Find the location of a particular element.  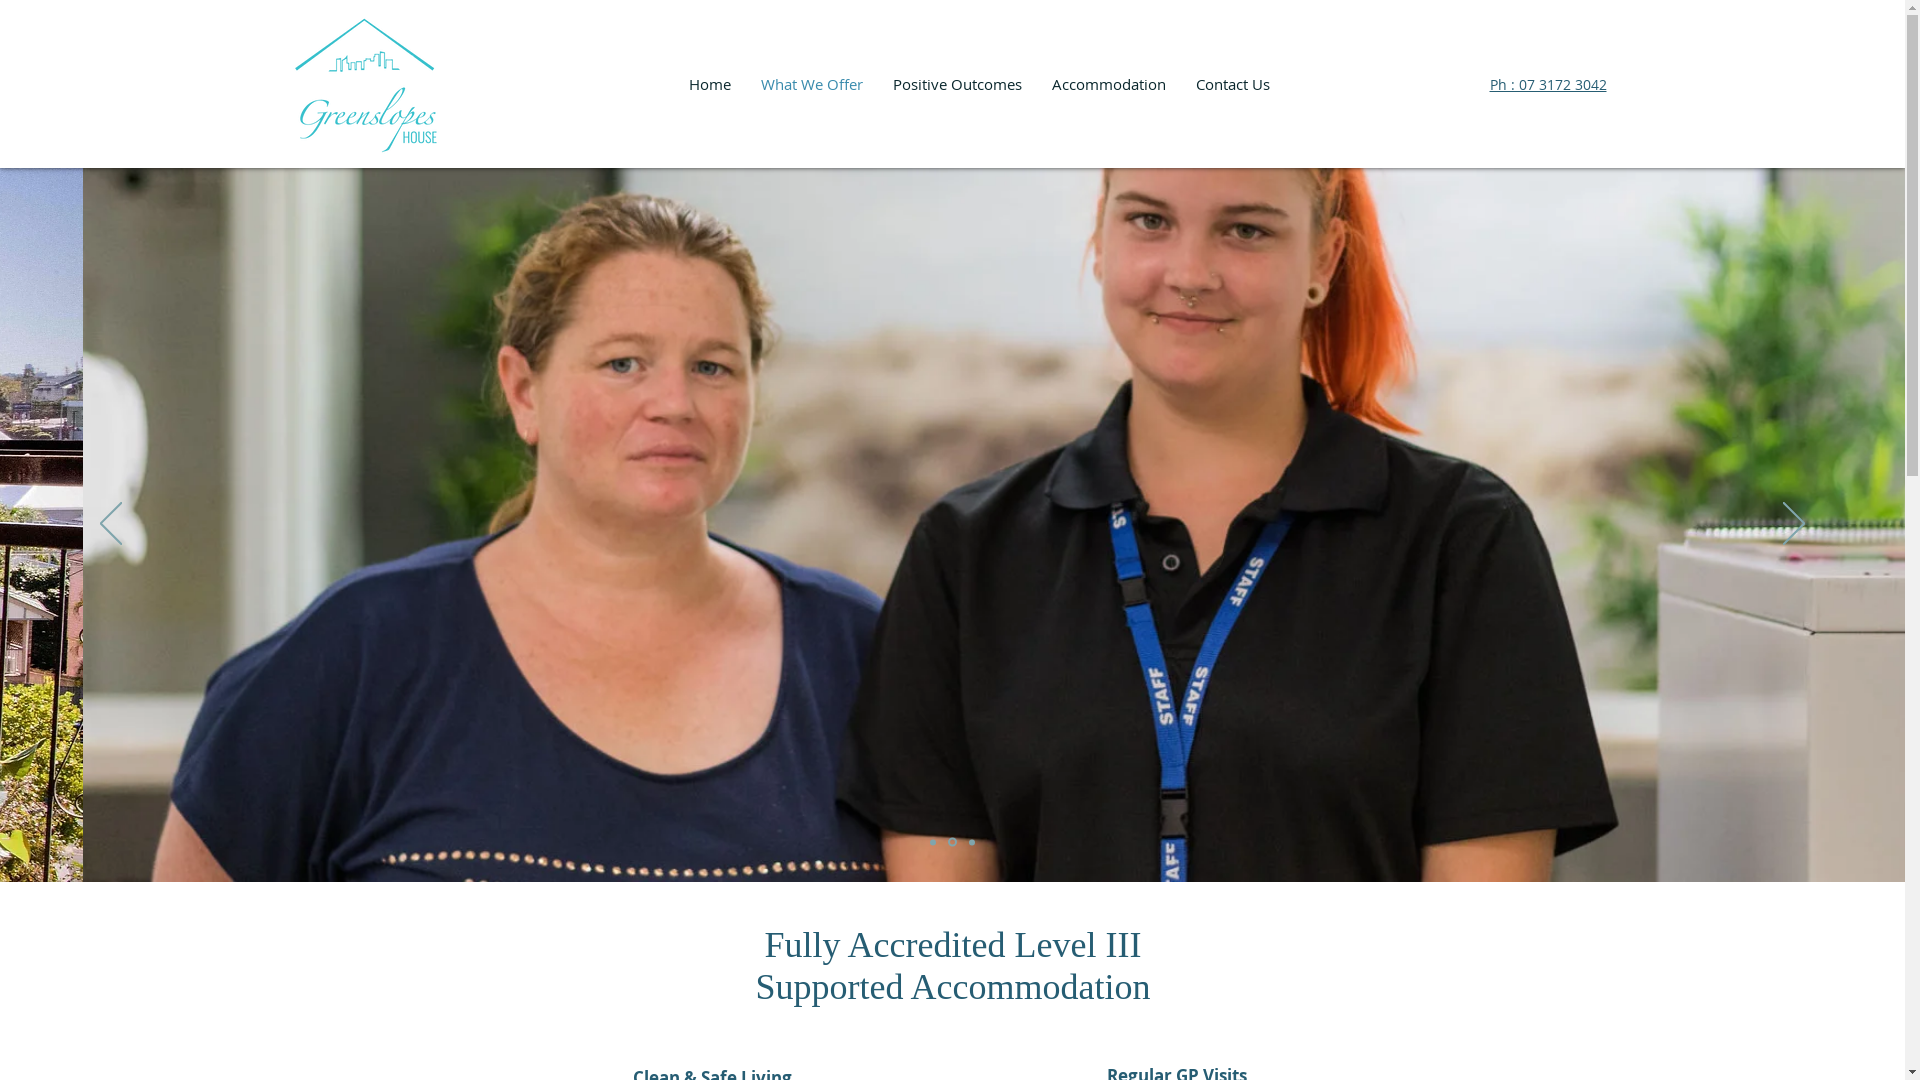

'Accommodation' is located at coordinates (1036, 83).